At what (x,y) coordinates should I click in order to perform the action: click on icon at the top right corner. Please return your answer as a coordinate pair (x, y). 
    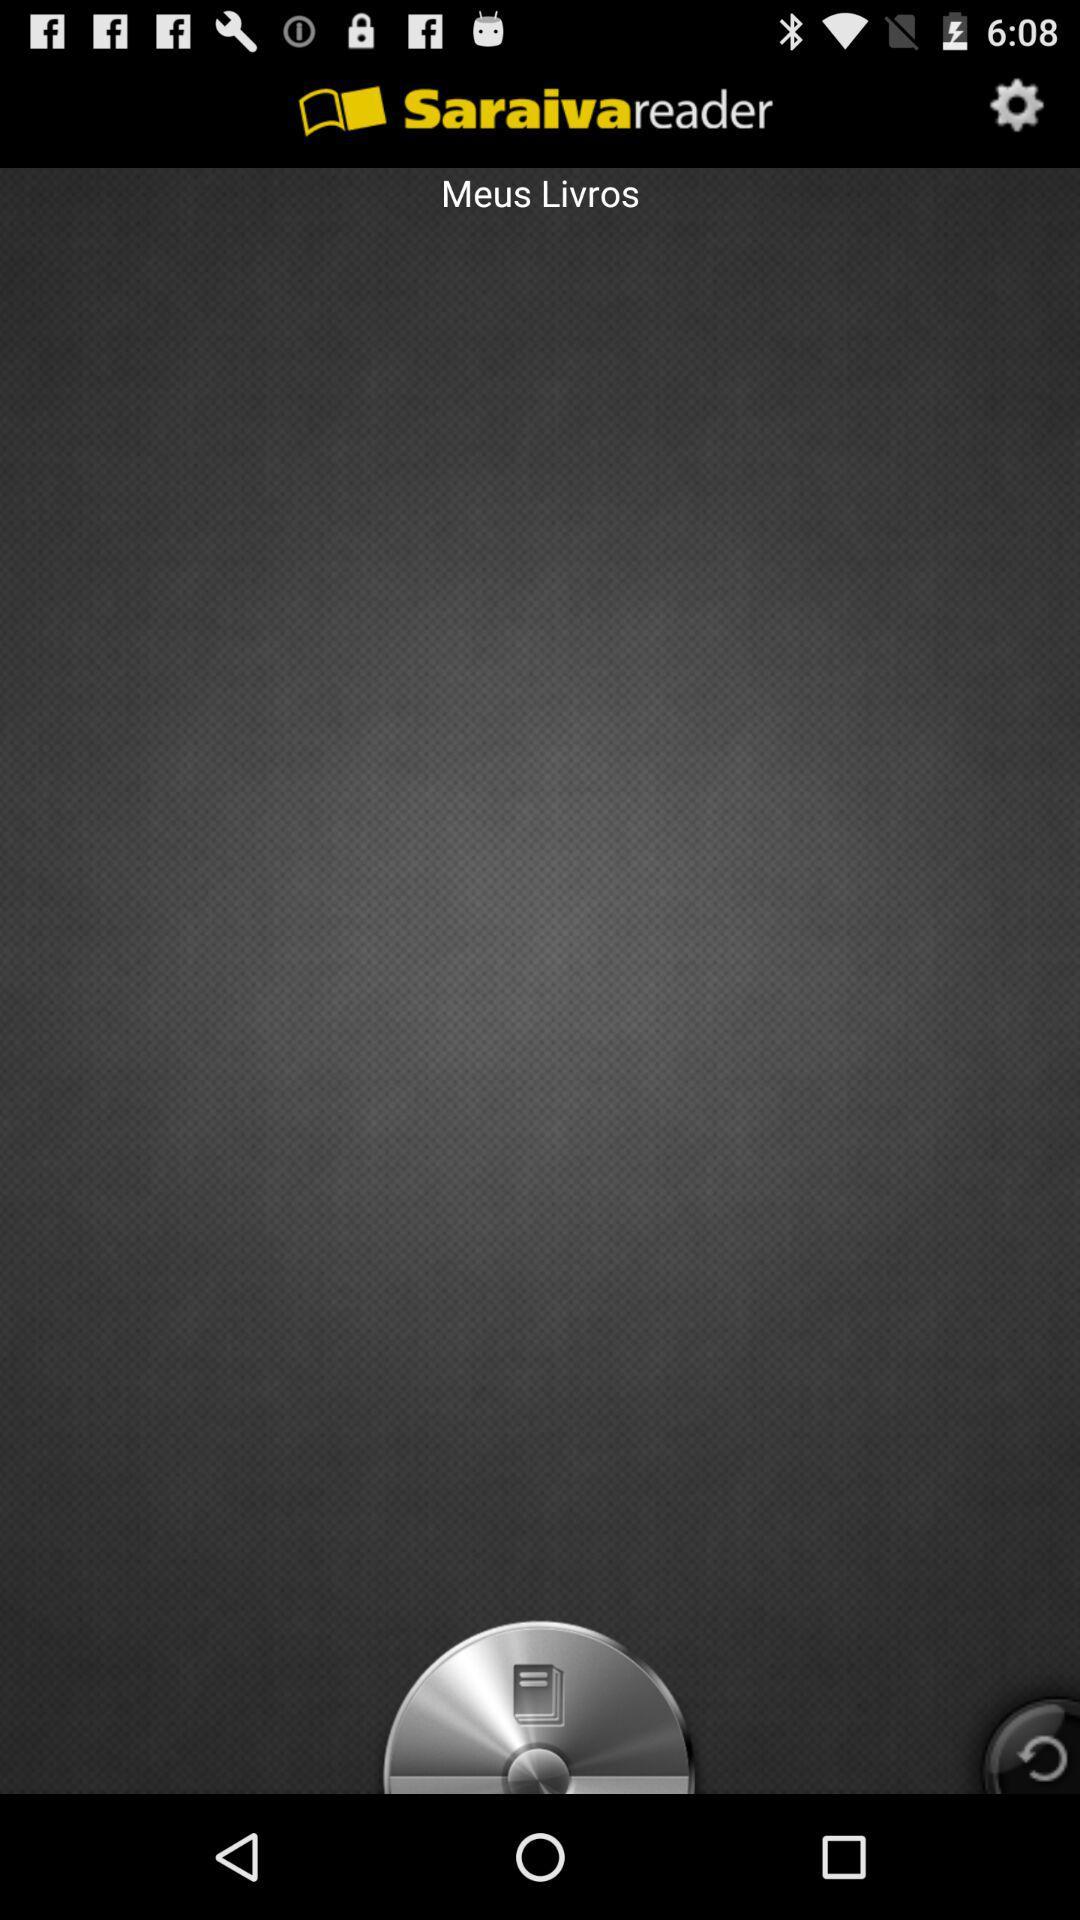
    Looking at the image, I should click on (1018, 106).